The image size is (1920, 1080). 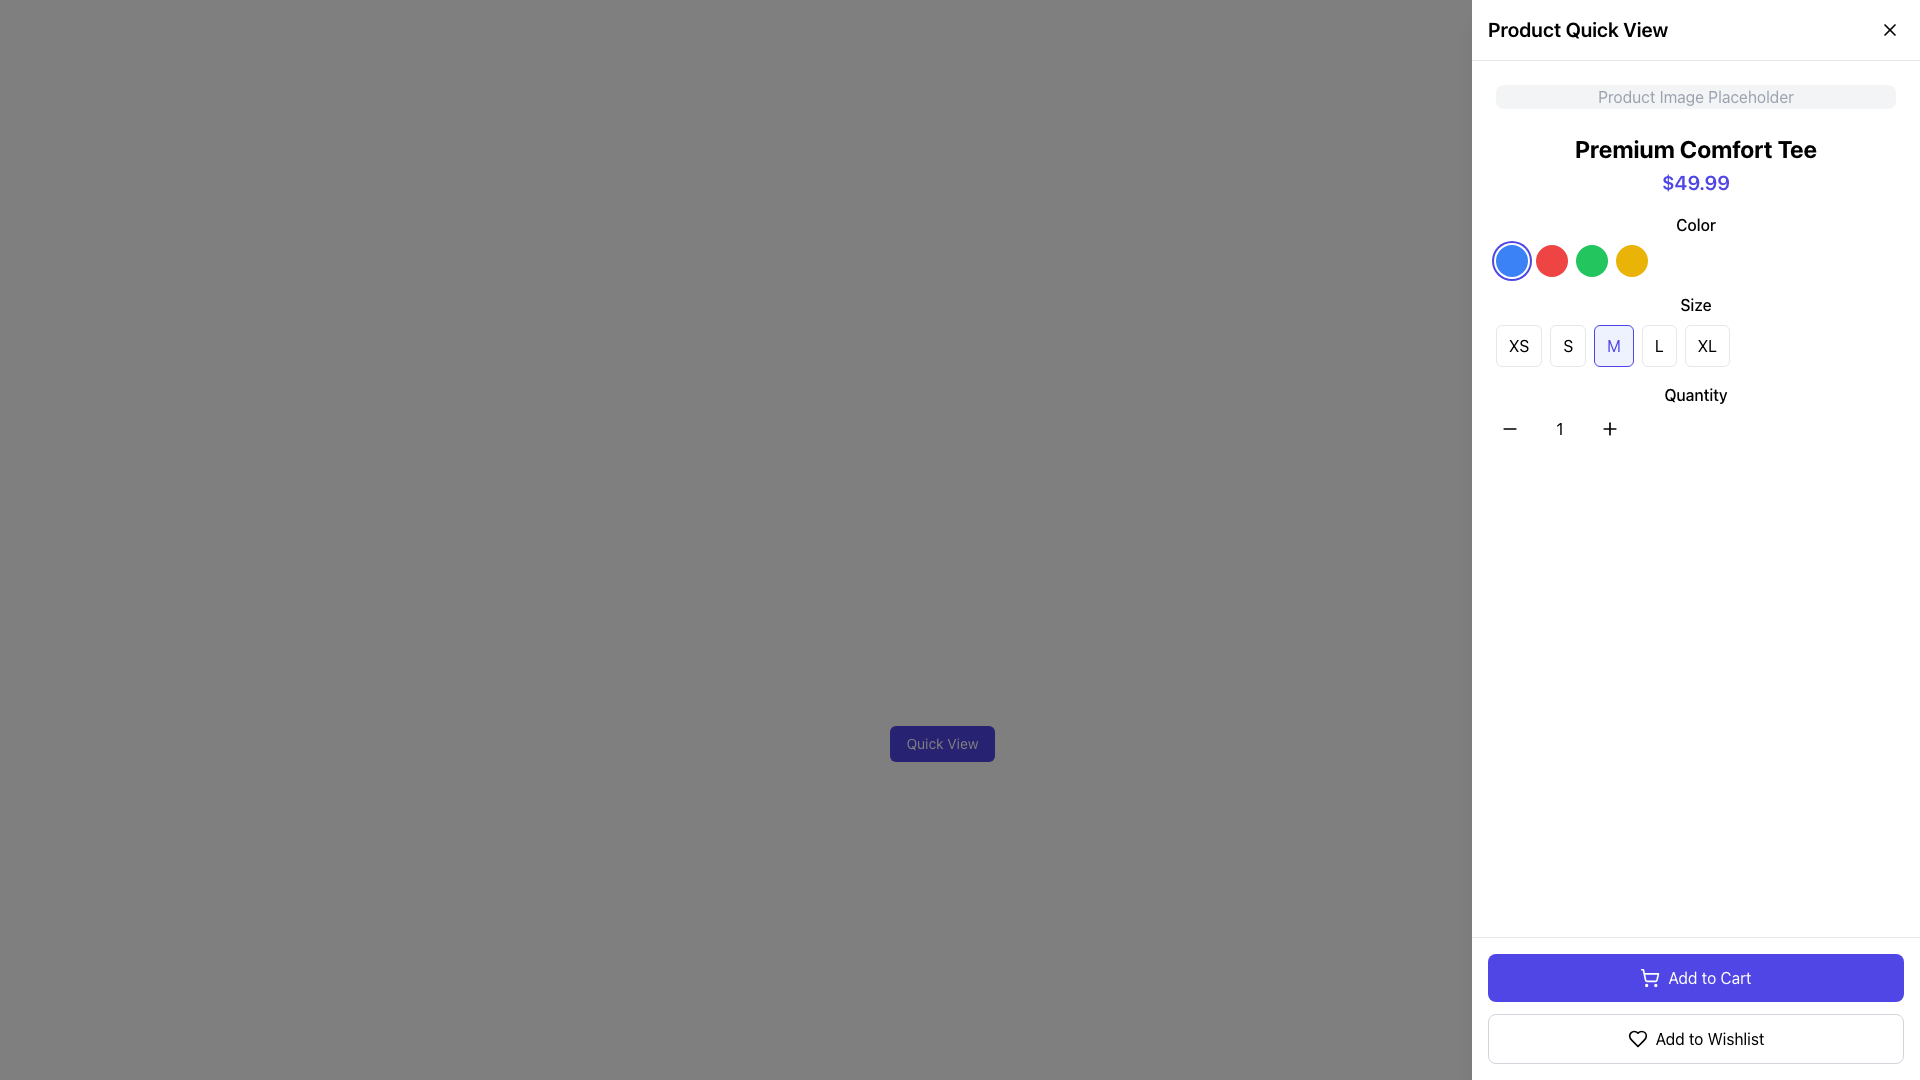 I want to click on the Text display element that shows the current quantity selected by the user, located between the minus and plus icons under the 'Quantity' label, so click(x=1559, y=427).